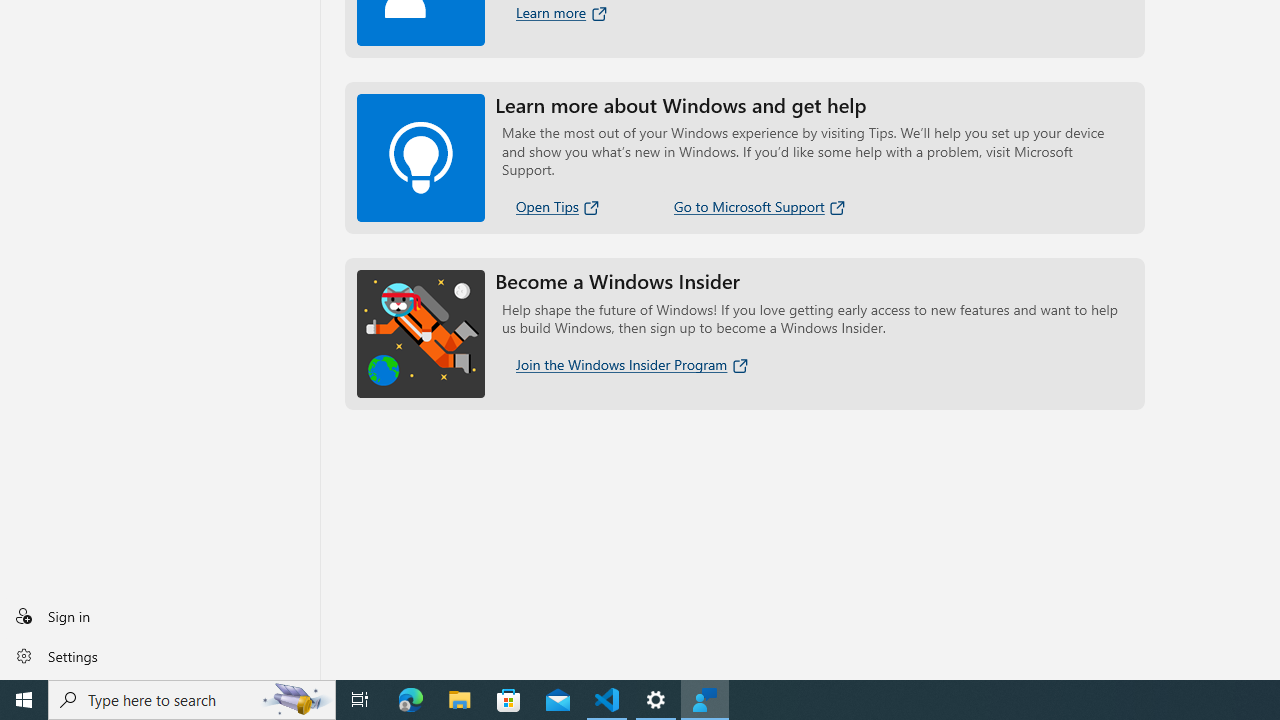 Image resolution: width=1280 pixels, height=720 pixels. I want to click on 'Go to Microsoft Support', so click(759, 206).